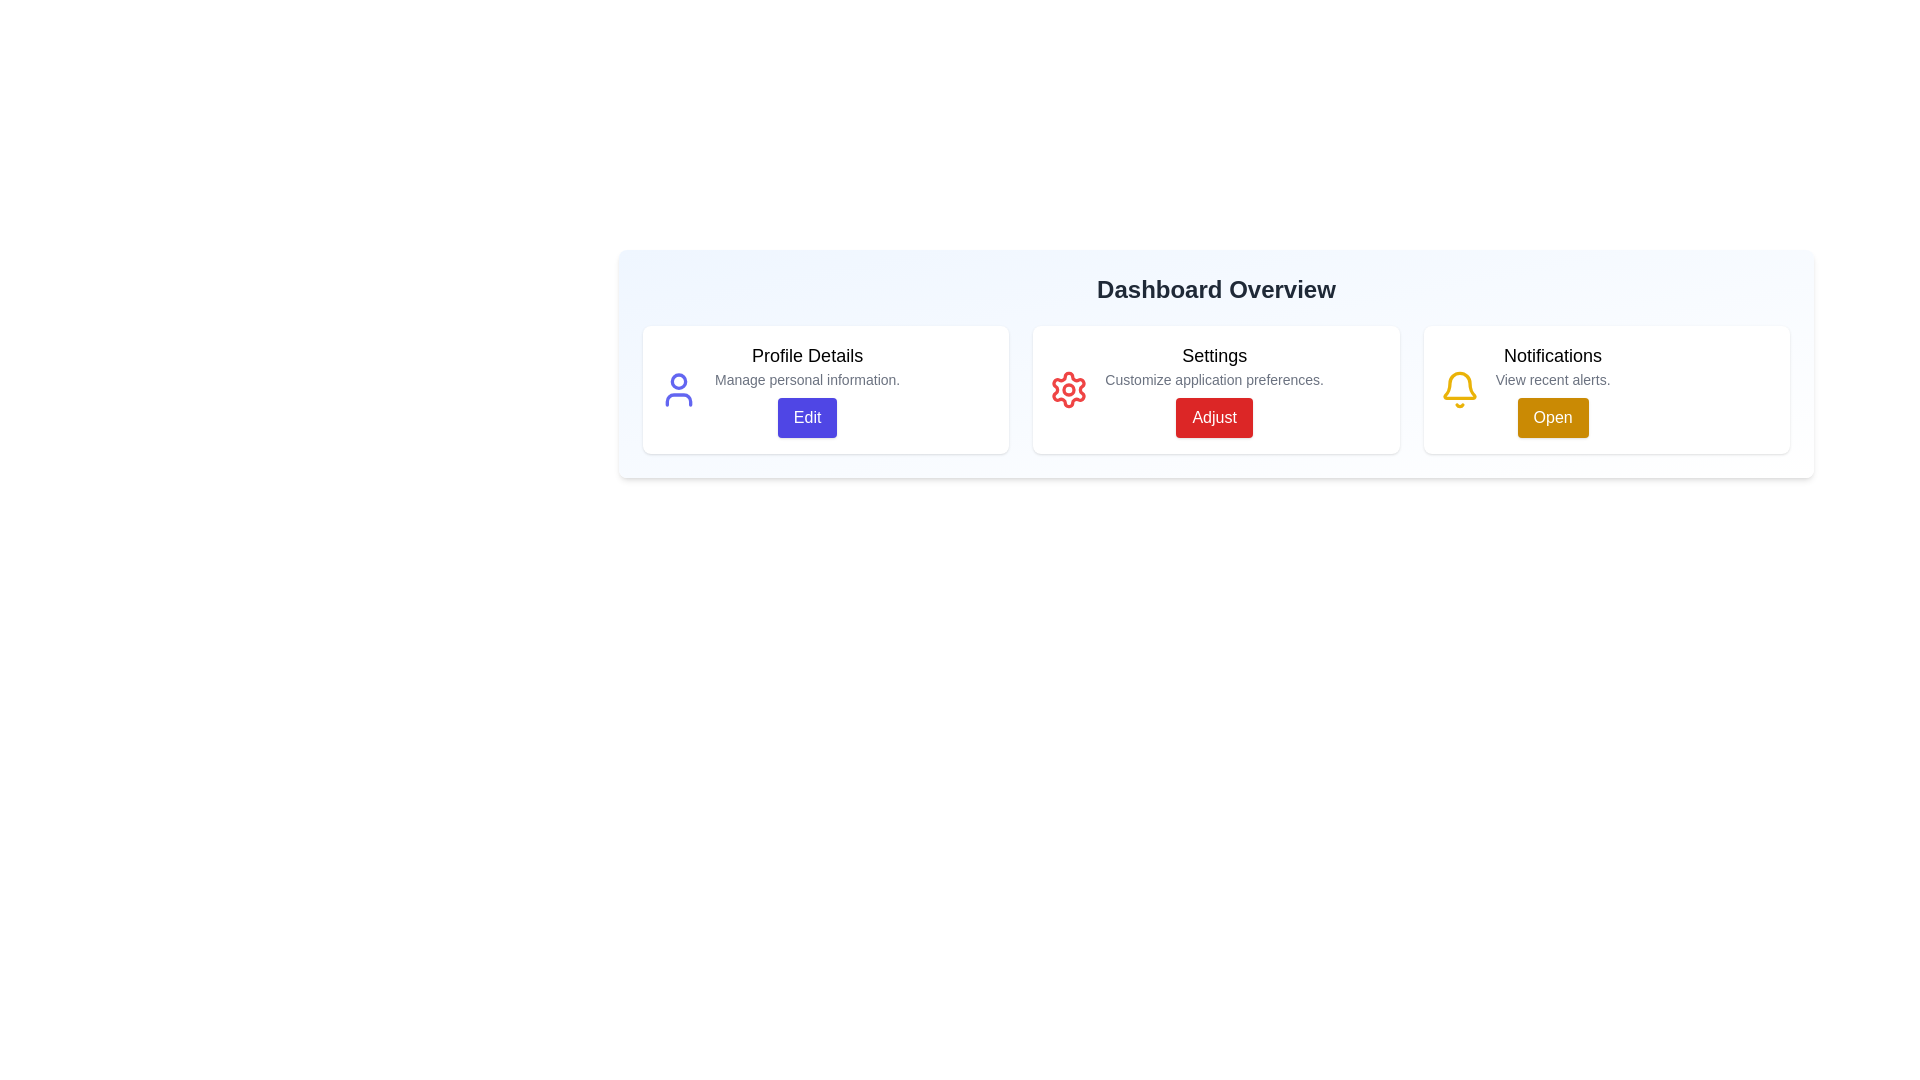 The width and height of the screenshot is (1920, 1080). What do you see at coordinates (1213, 354) in the screenshot?
I see `the bold text label 'Settings' located at the top of the middle card in a three-card layout, which features a cogwheel icon on the left and a red 'Adjust' button at the bottom` at bounding box center [1213, 354].